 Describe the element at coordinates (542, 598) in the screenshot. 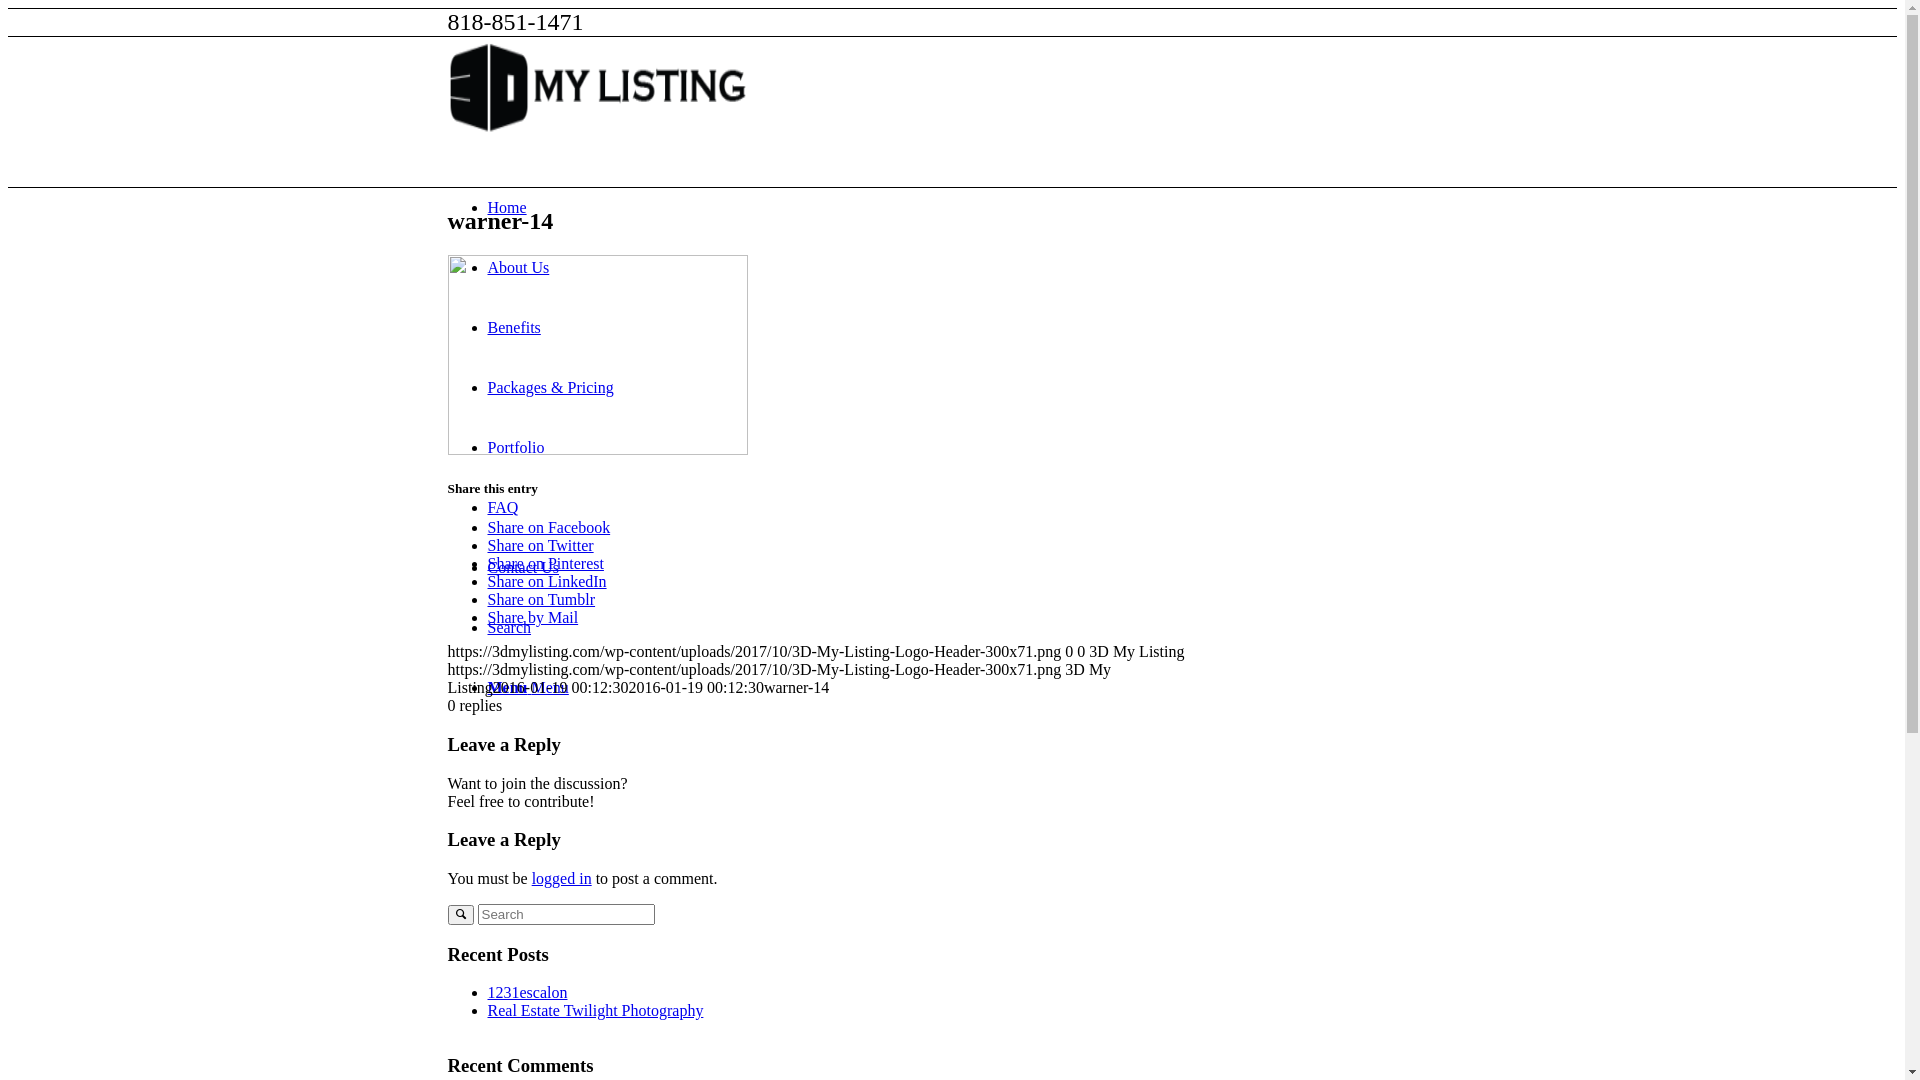

I see `'Share on Tumblr'` at that location.